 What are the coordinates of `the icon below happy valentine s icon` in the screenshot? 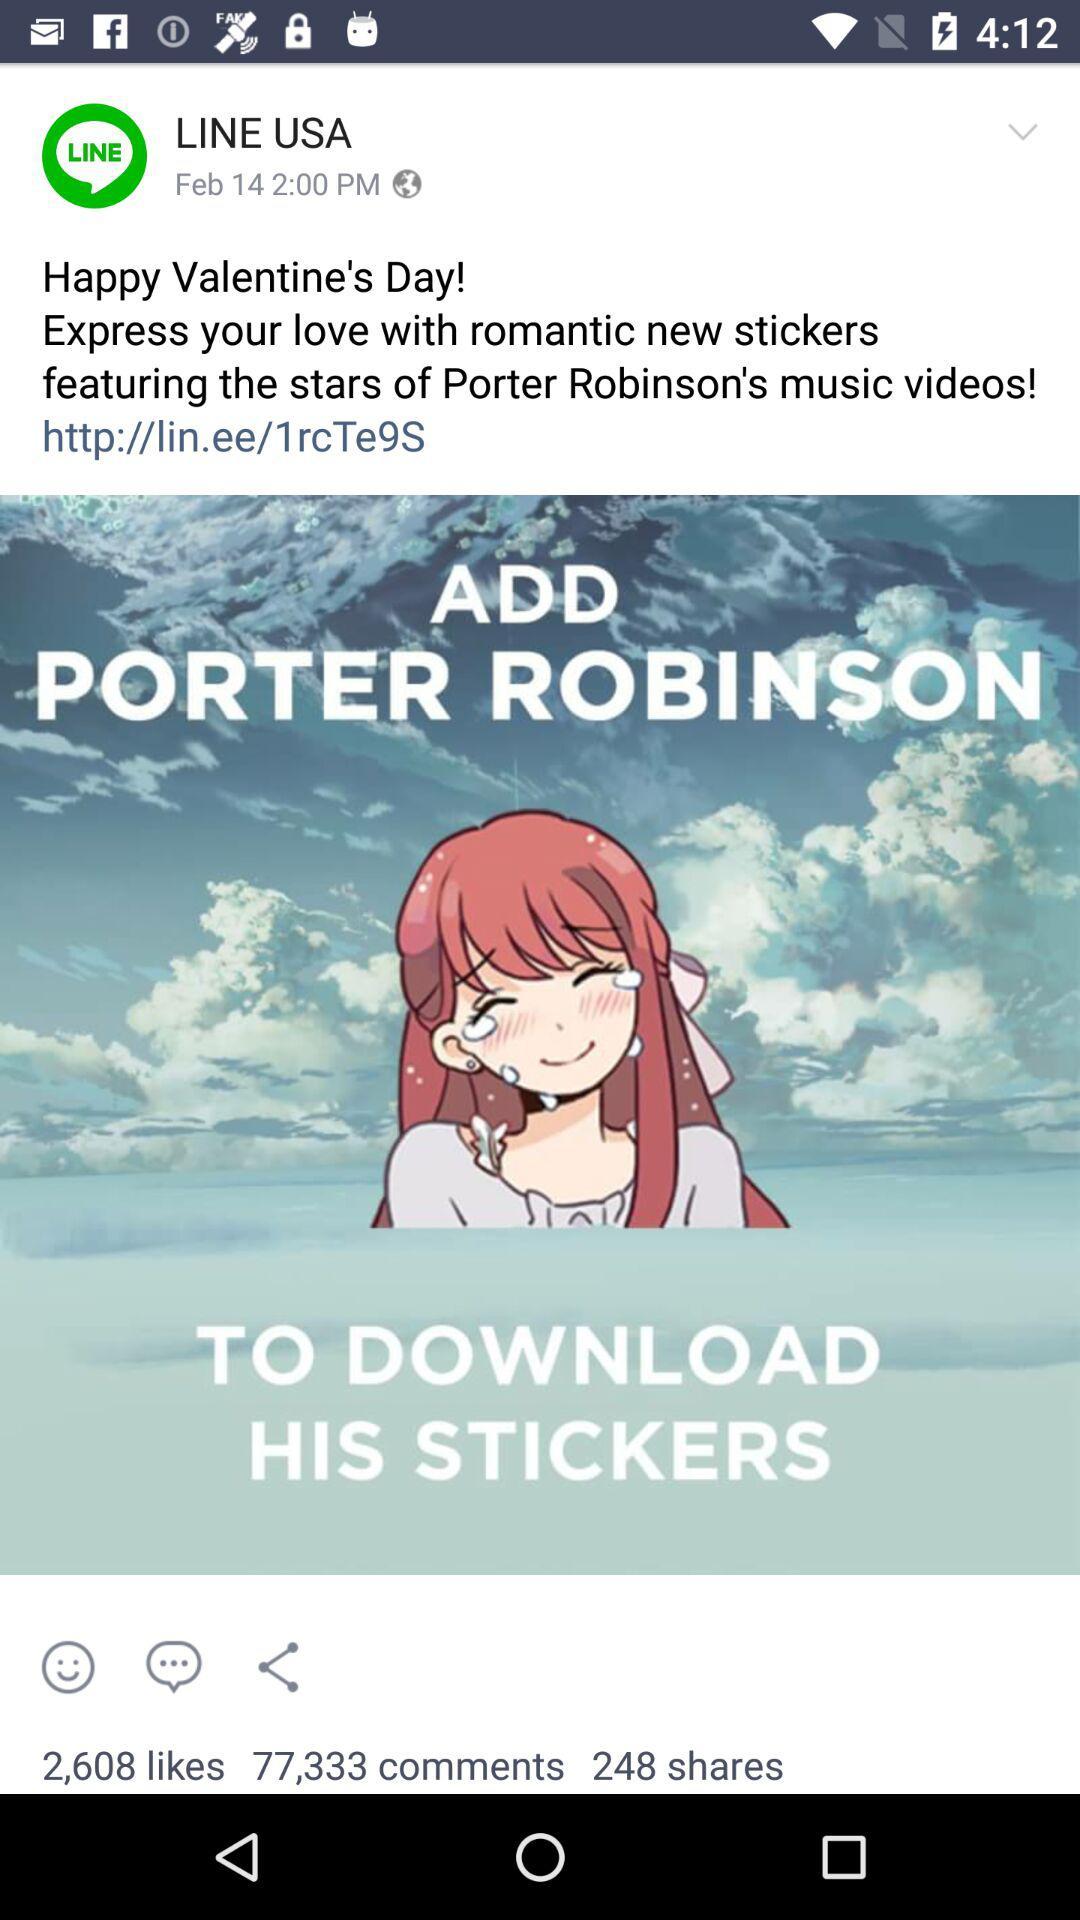 It's located at (540, 1035).